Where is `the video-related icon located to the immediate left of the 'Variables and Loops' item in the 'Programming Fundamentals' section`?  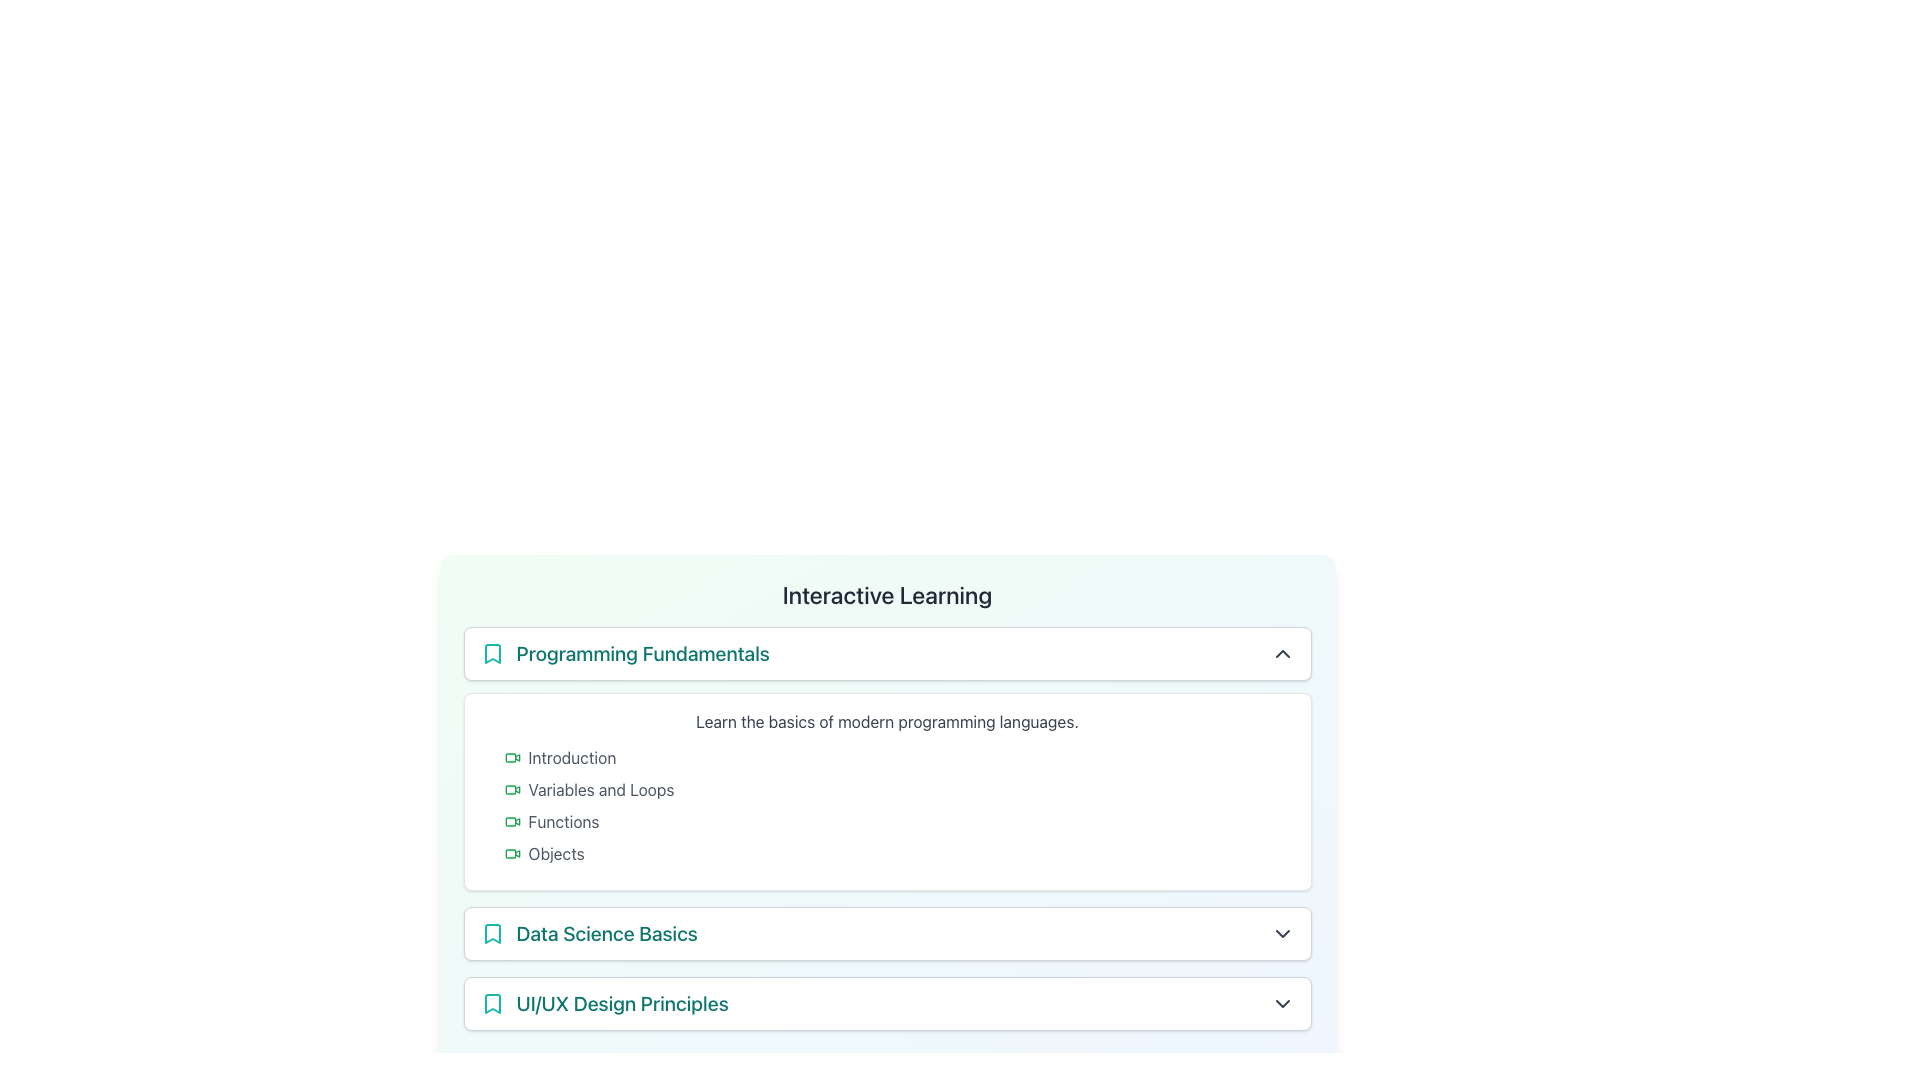
the video-related icon located to the immediate left of the 'Variables and Loops' item in the 'Programming Fundamentals' section is located at coordinates (512, 789).